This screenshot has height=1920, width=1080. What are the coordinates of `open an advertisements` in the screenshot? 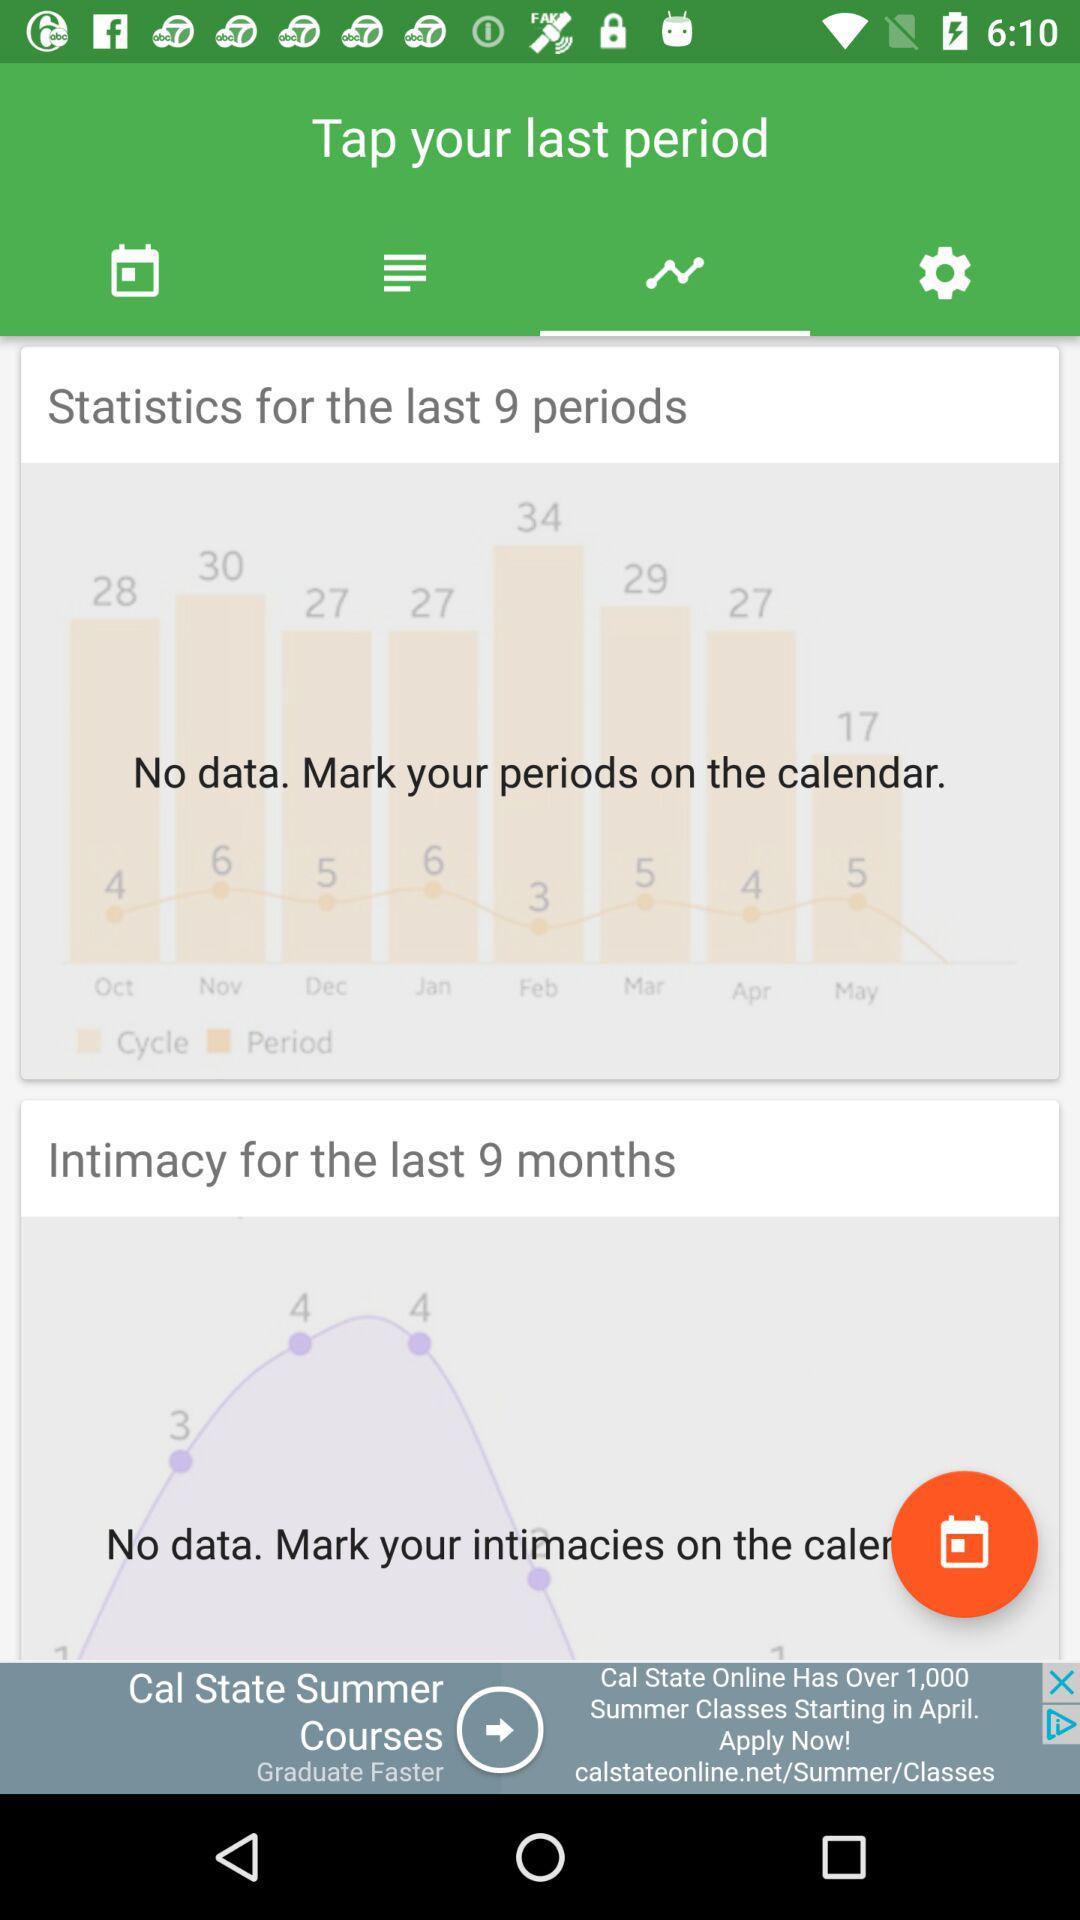 It's located at (540, 1727).